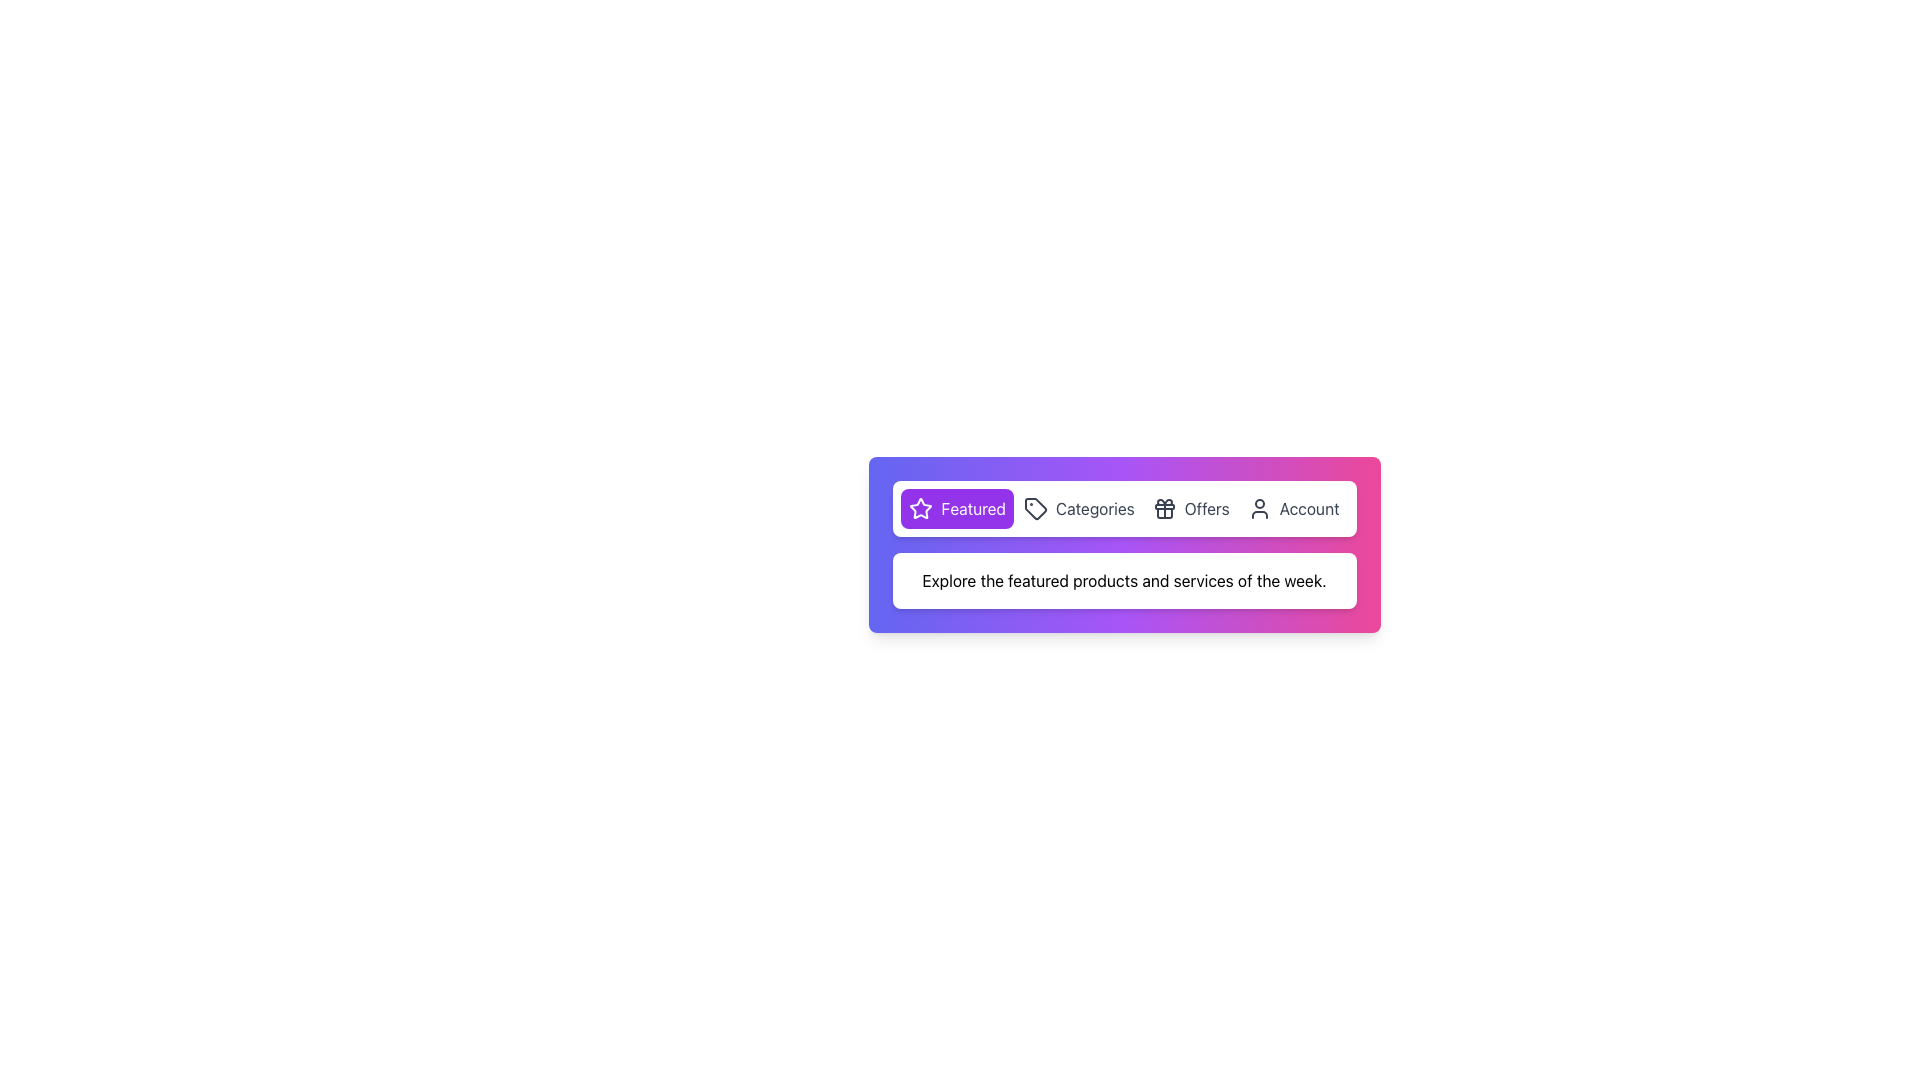 The image size is (1920, 1080). What do you see at coordinates (973, 508) in the screenshot?
I see `the text label inside the navigation button that identifies featured items, located to the right of the purple button and next to the star icon` at bounding box center [973, 508].